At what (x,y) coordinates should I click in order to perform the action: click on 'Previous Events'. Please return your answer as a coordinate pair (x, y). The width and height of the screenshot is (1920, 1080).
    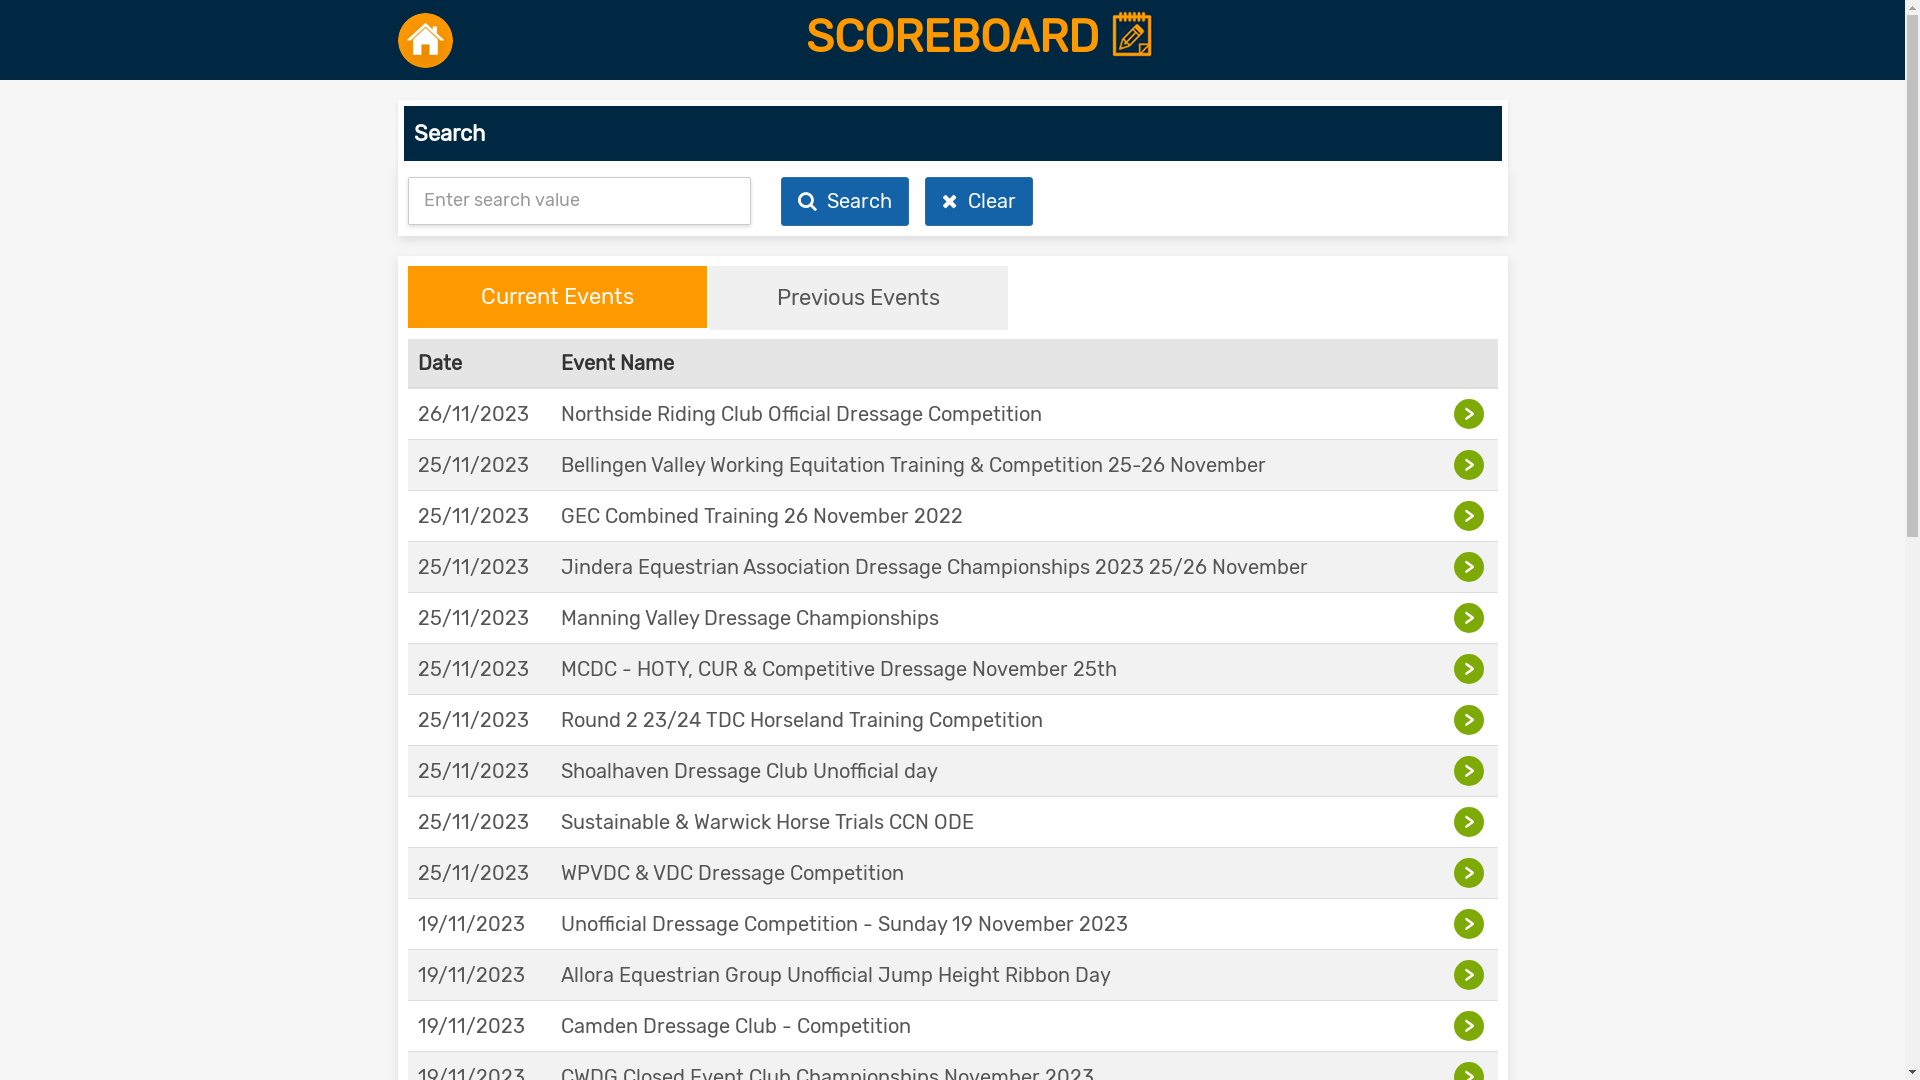
    Looking at the image, I should click on (858, 297).